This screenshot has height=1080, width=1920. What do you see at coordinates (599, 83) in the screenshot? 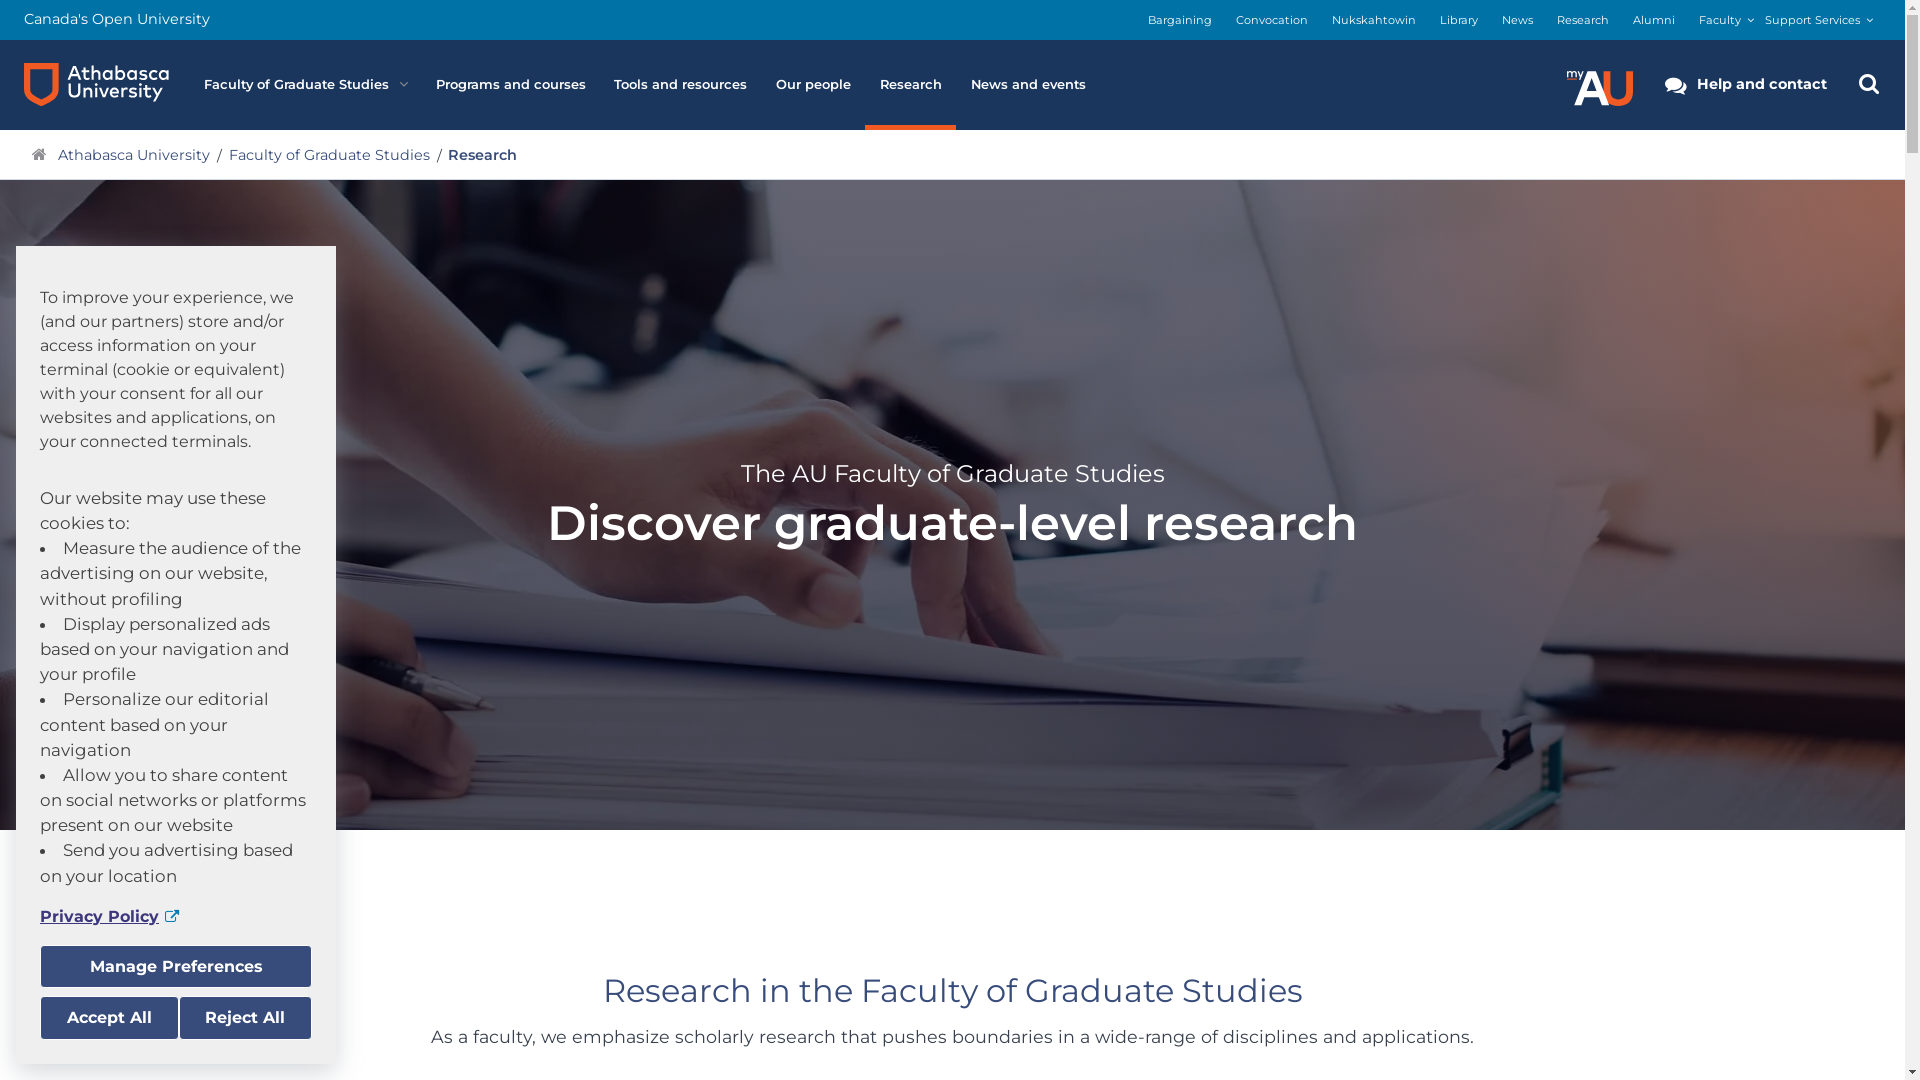
I see `'Tools and resources'` at bounding box center [599, 83].